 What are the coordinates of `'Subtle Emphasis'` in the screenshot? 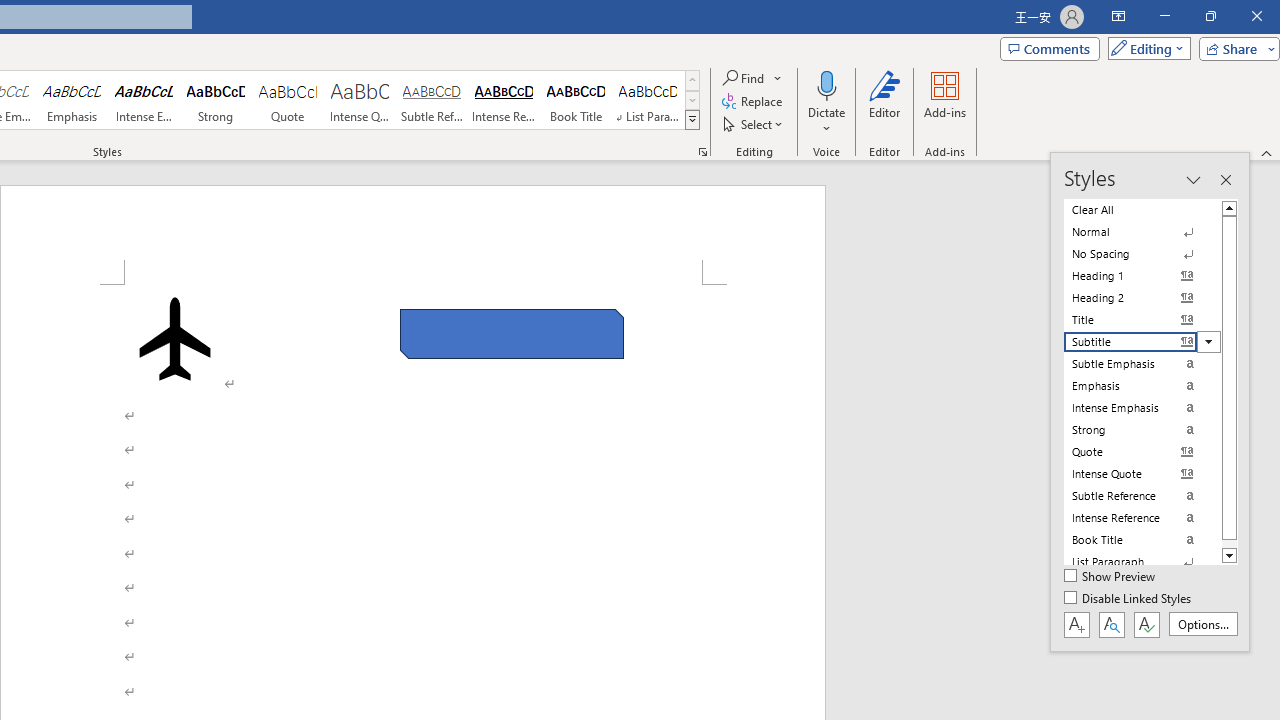 It's located at (1142, 363).